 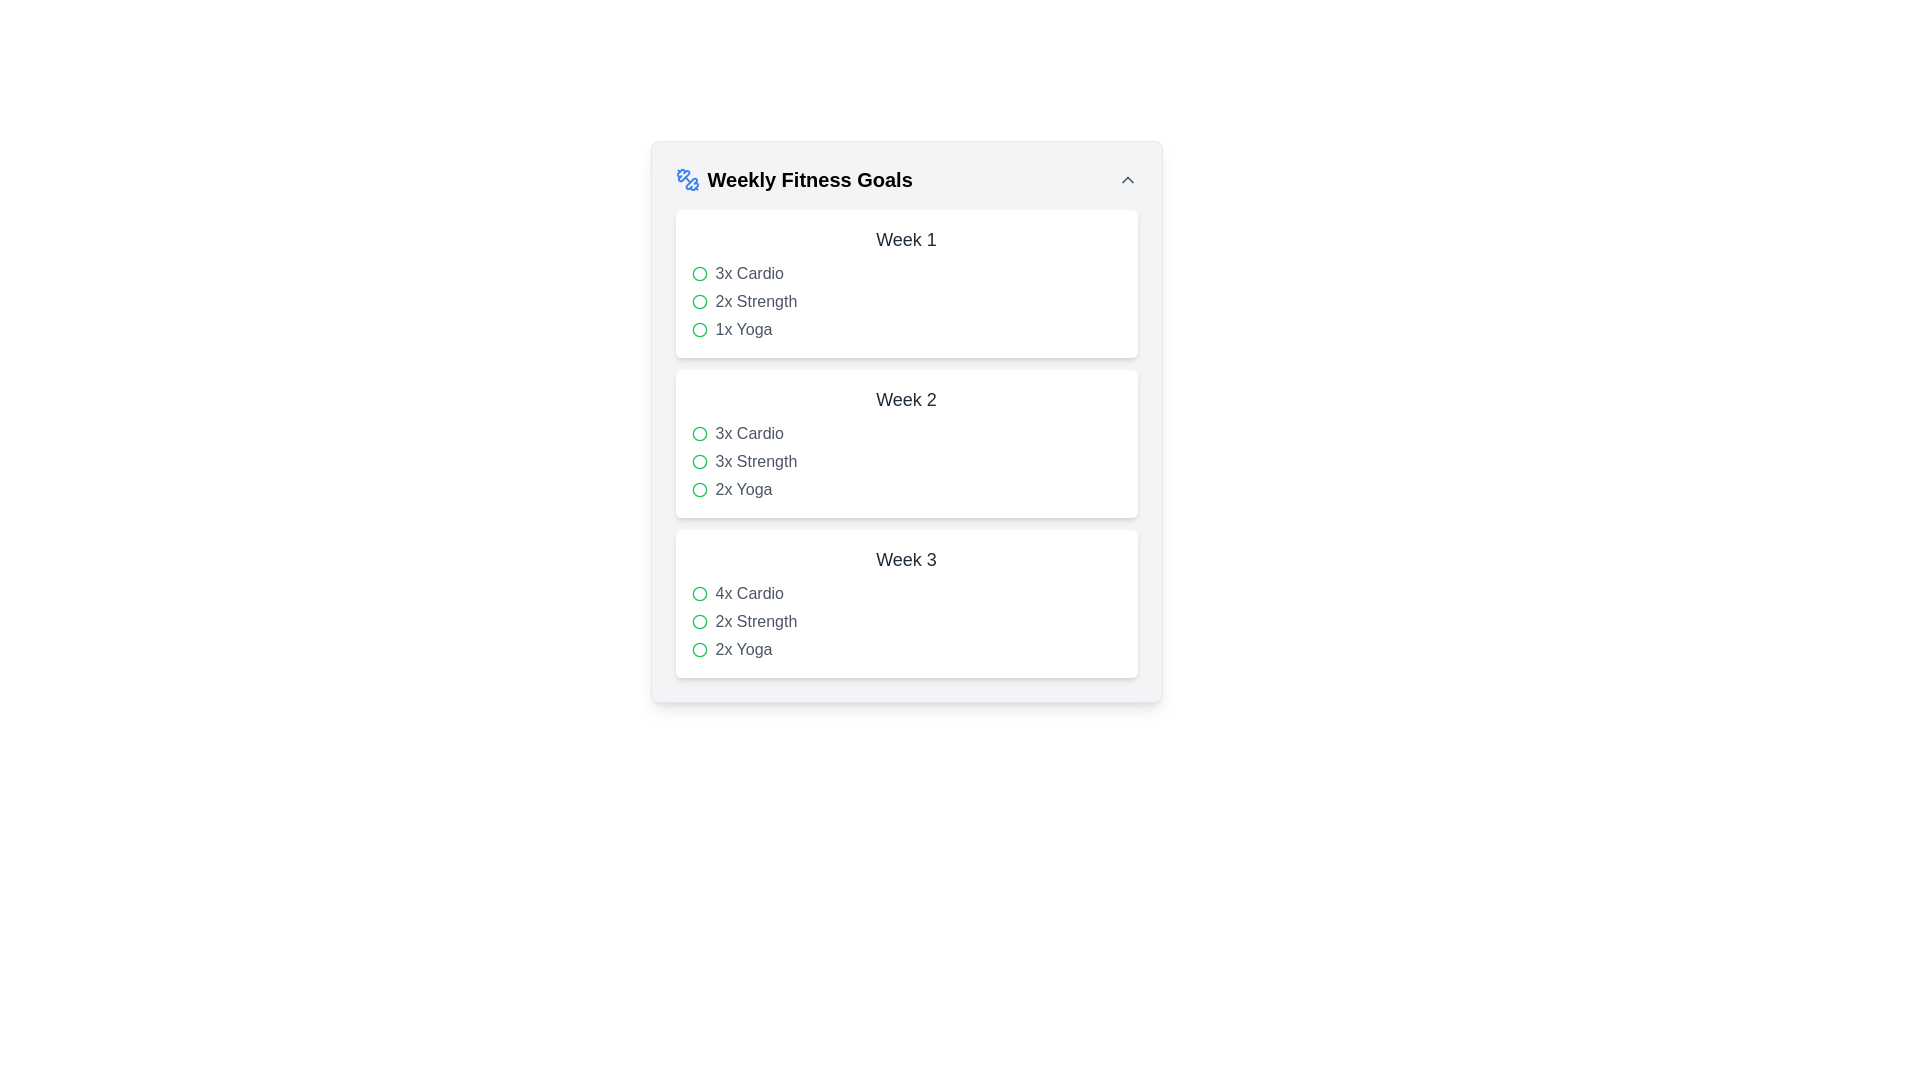 What do you see at coordinates (699, 301) in the screenshot?
I see `the circular visual cue indicating the '2x Strength' status, located to the left of the text within the 'Weekly Fitness Goals' section for 'Week 1'` at bounding box center [699, 301].